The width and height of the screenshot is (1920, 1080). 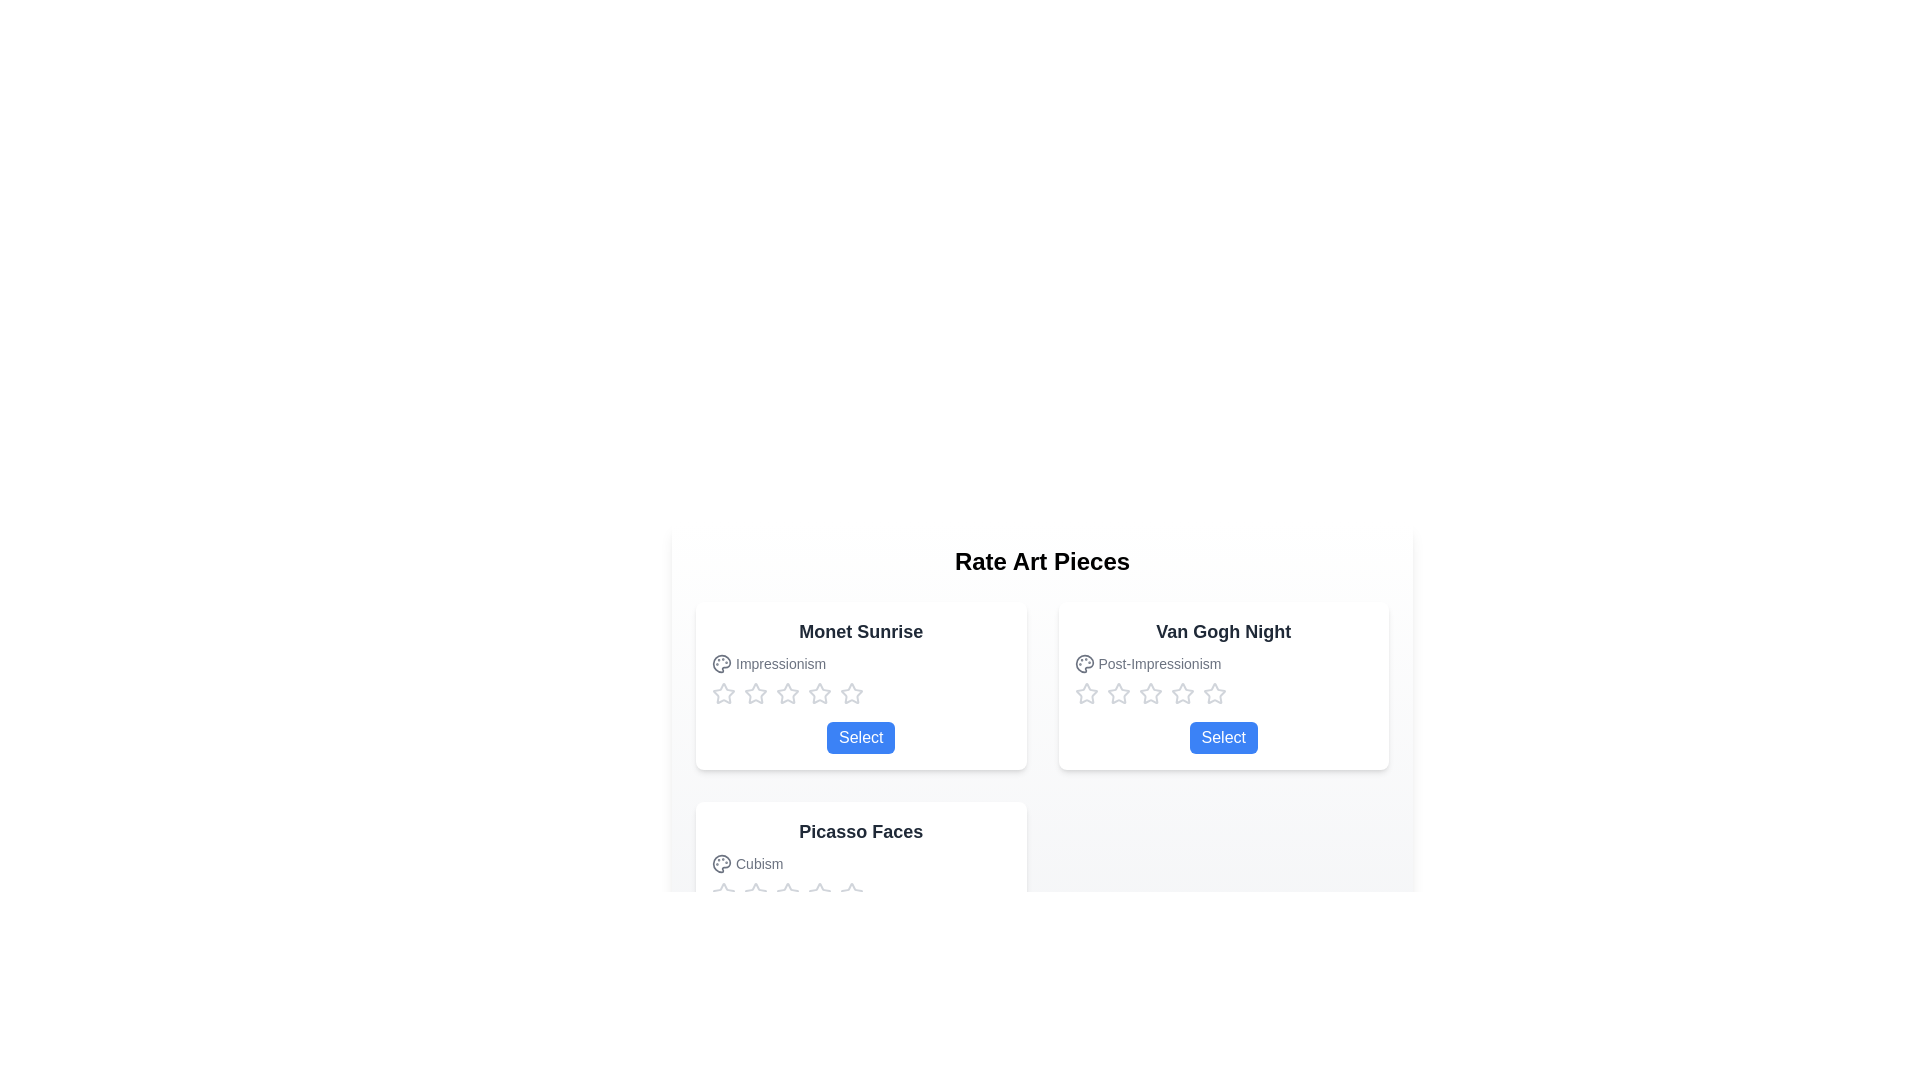 What do you see at coordinates (851, 692) in the screenshot?
I see `the fourth star-shaped icon in the rating section below the 'Monet Sunrise' artwork card` at bounding box center [851, 692].